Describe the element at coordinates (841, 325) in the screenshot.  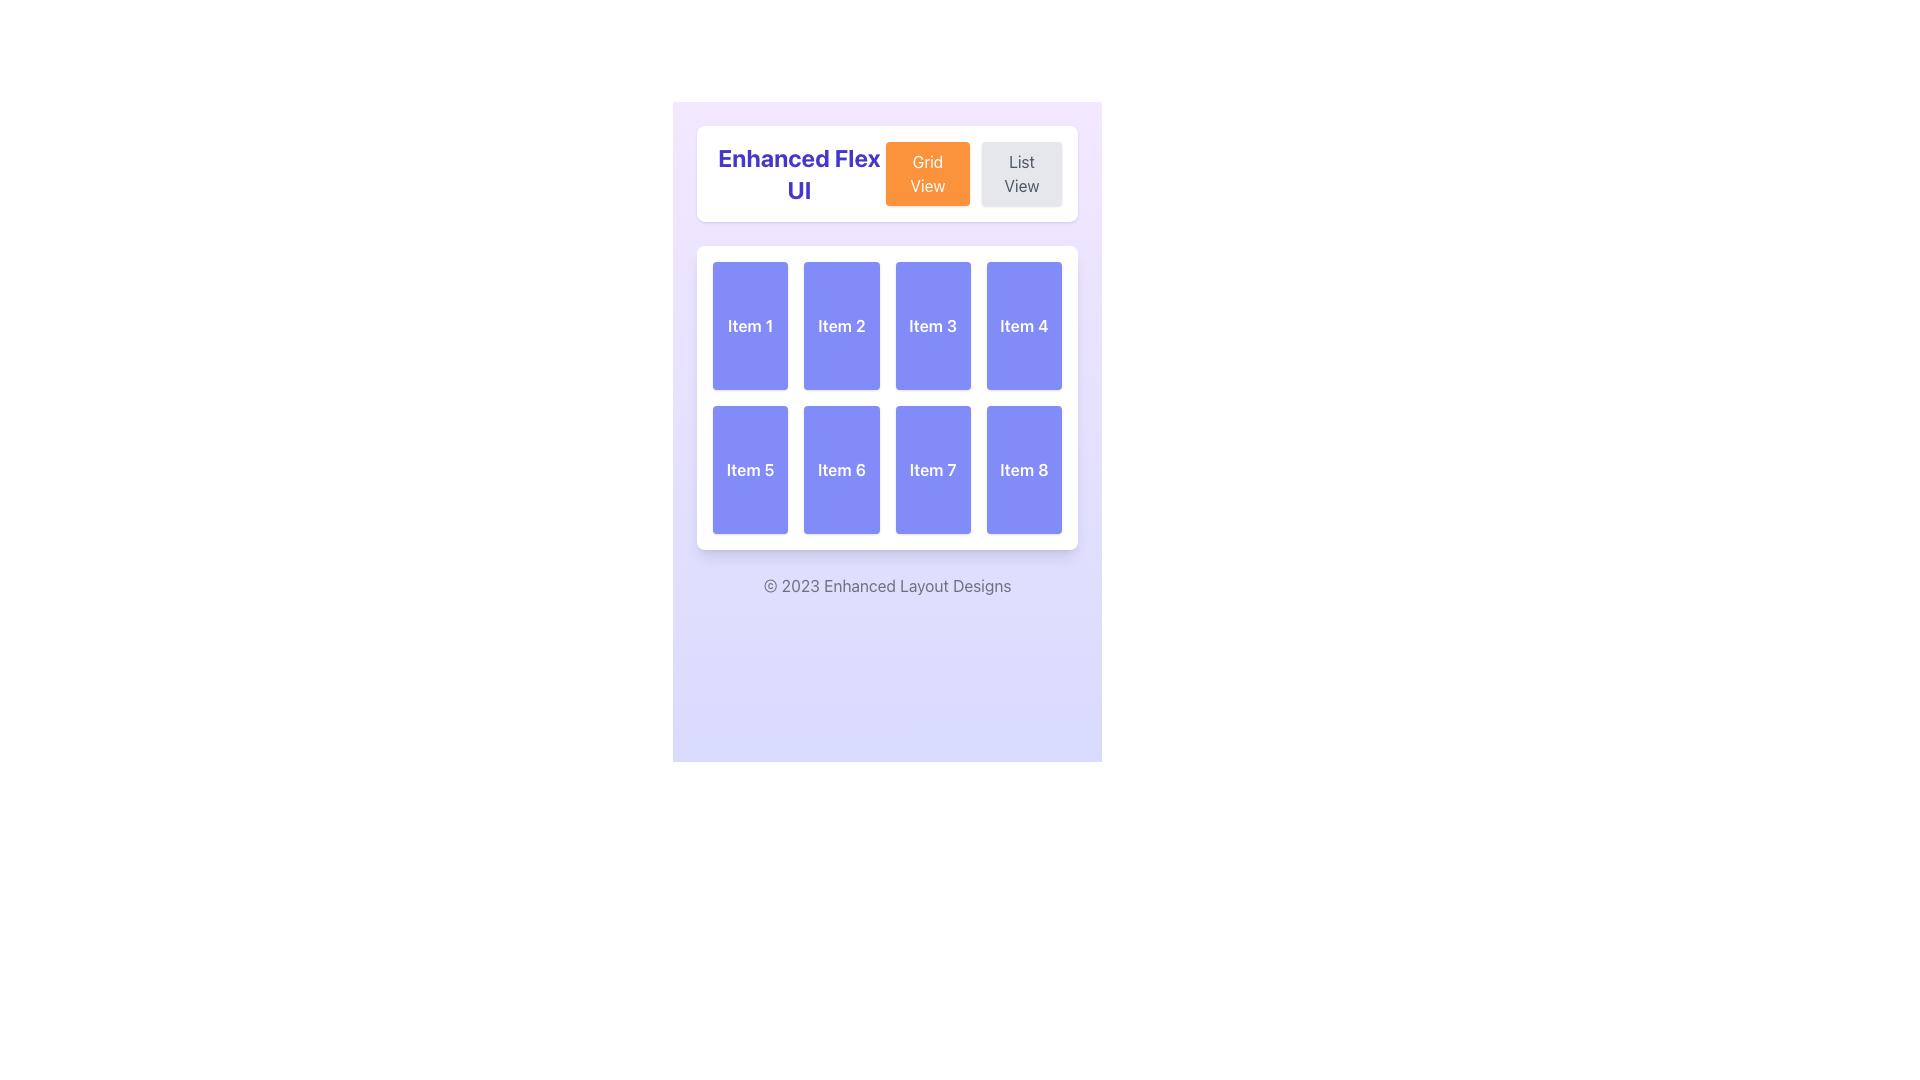
I see `the rectangular button with a purple background and white bold text that reads 'Item 2', located in the second column and first row of the grid` at that location.